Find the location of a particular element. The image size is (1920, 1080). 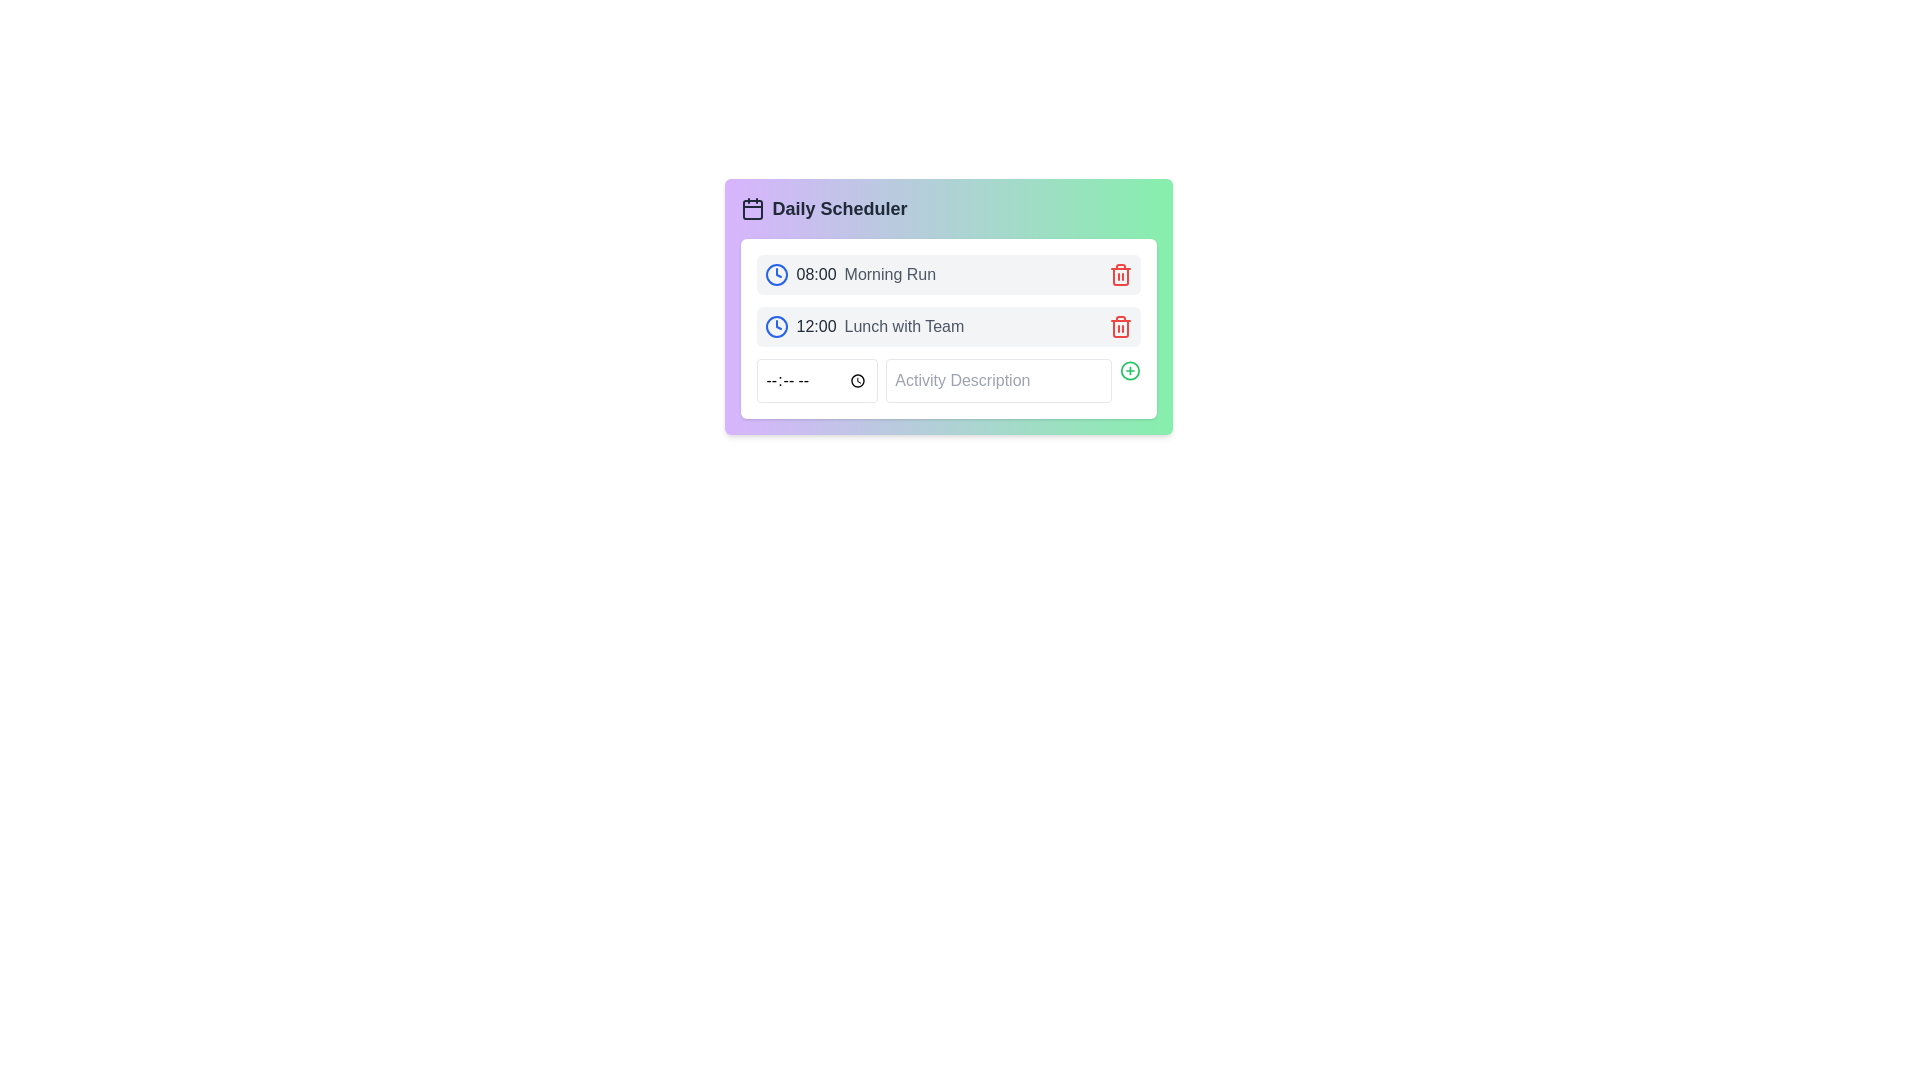

the add activity button located at the far-right of the row containing the time input field and activity description input is located at coordinates (1130, 370).